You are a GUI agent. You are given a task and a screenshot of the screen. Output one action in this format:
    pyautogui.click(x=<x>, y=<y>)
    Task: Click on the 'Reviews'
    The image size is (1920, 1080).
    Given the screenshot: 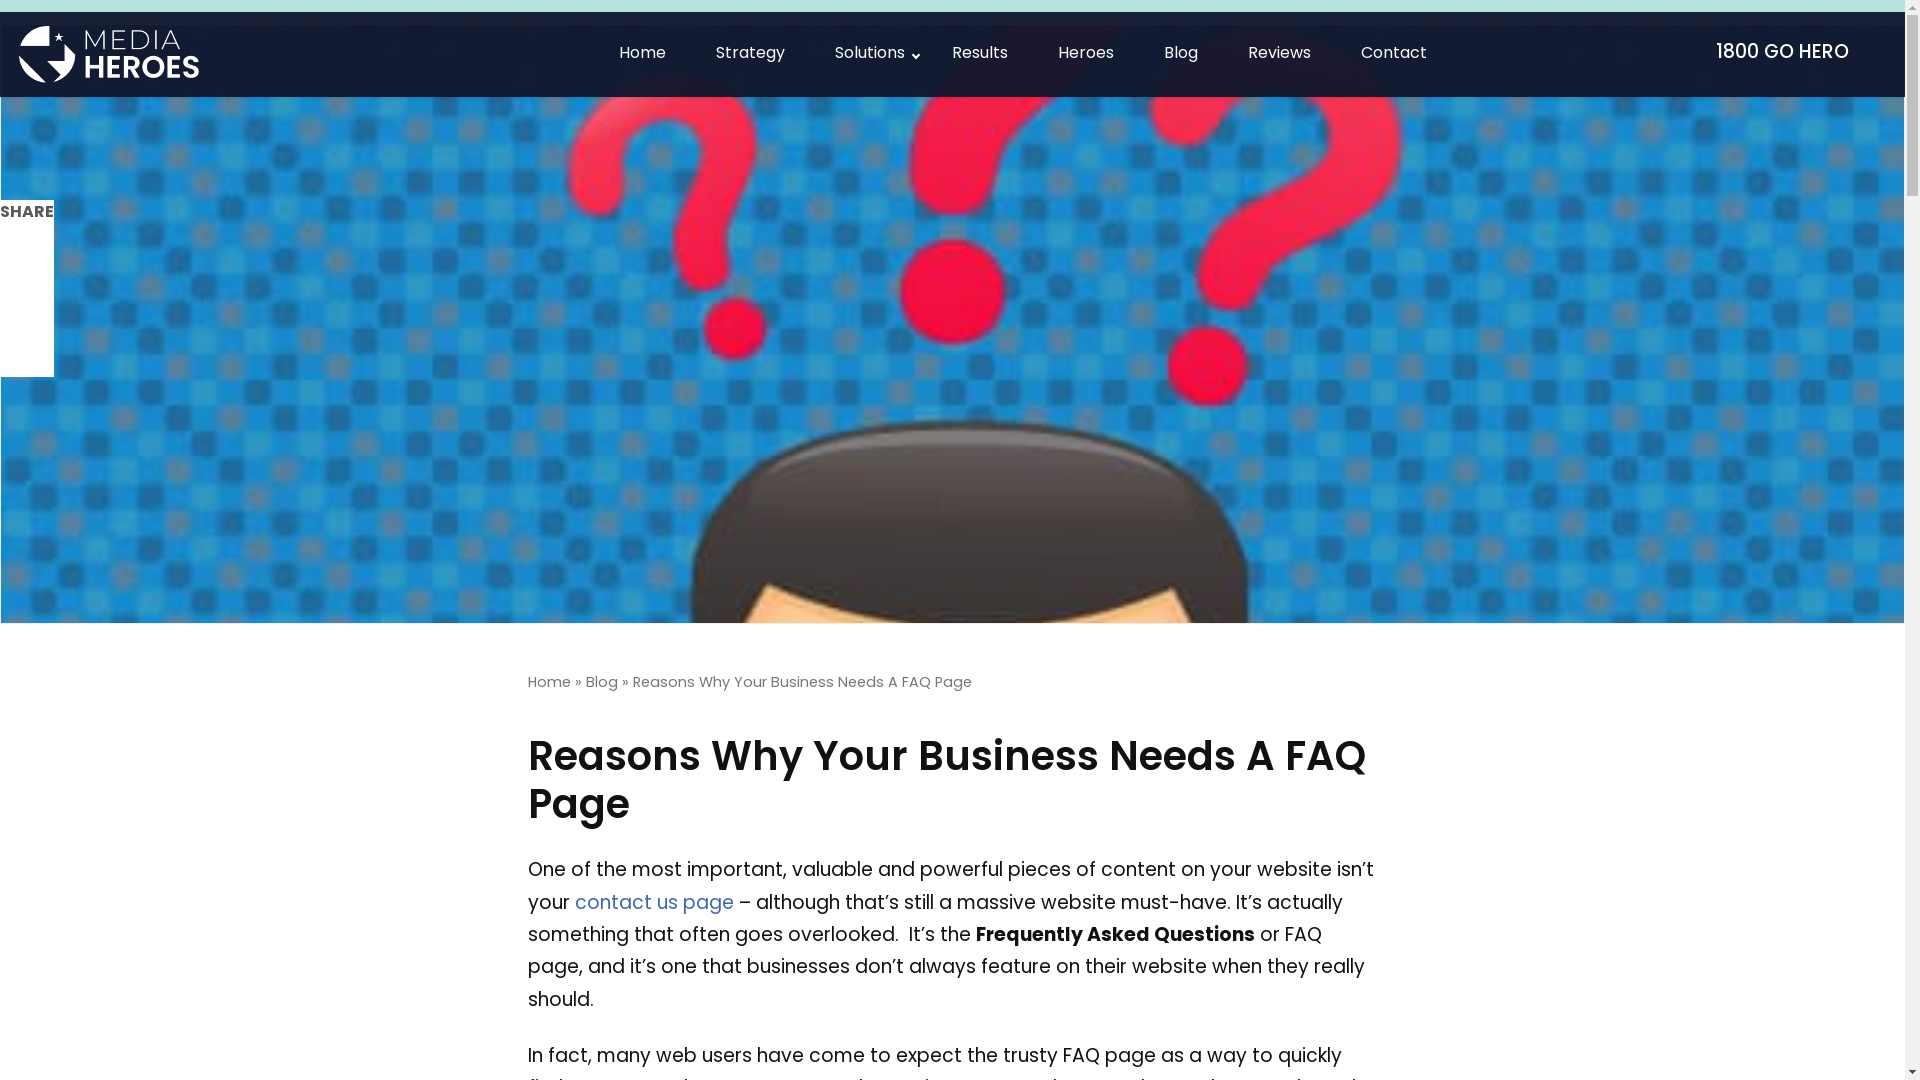 What is the action you would take?
    pyautogui.click(x=1278, y=53)
    